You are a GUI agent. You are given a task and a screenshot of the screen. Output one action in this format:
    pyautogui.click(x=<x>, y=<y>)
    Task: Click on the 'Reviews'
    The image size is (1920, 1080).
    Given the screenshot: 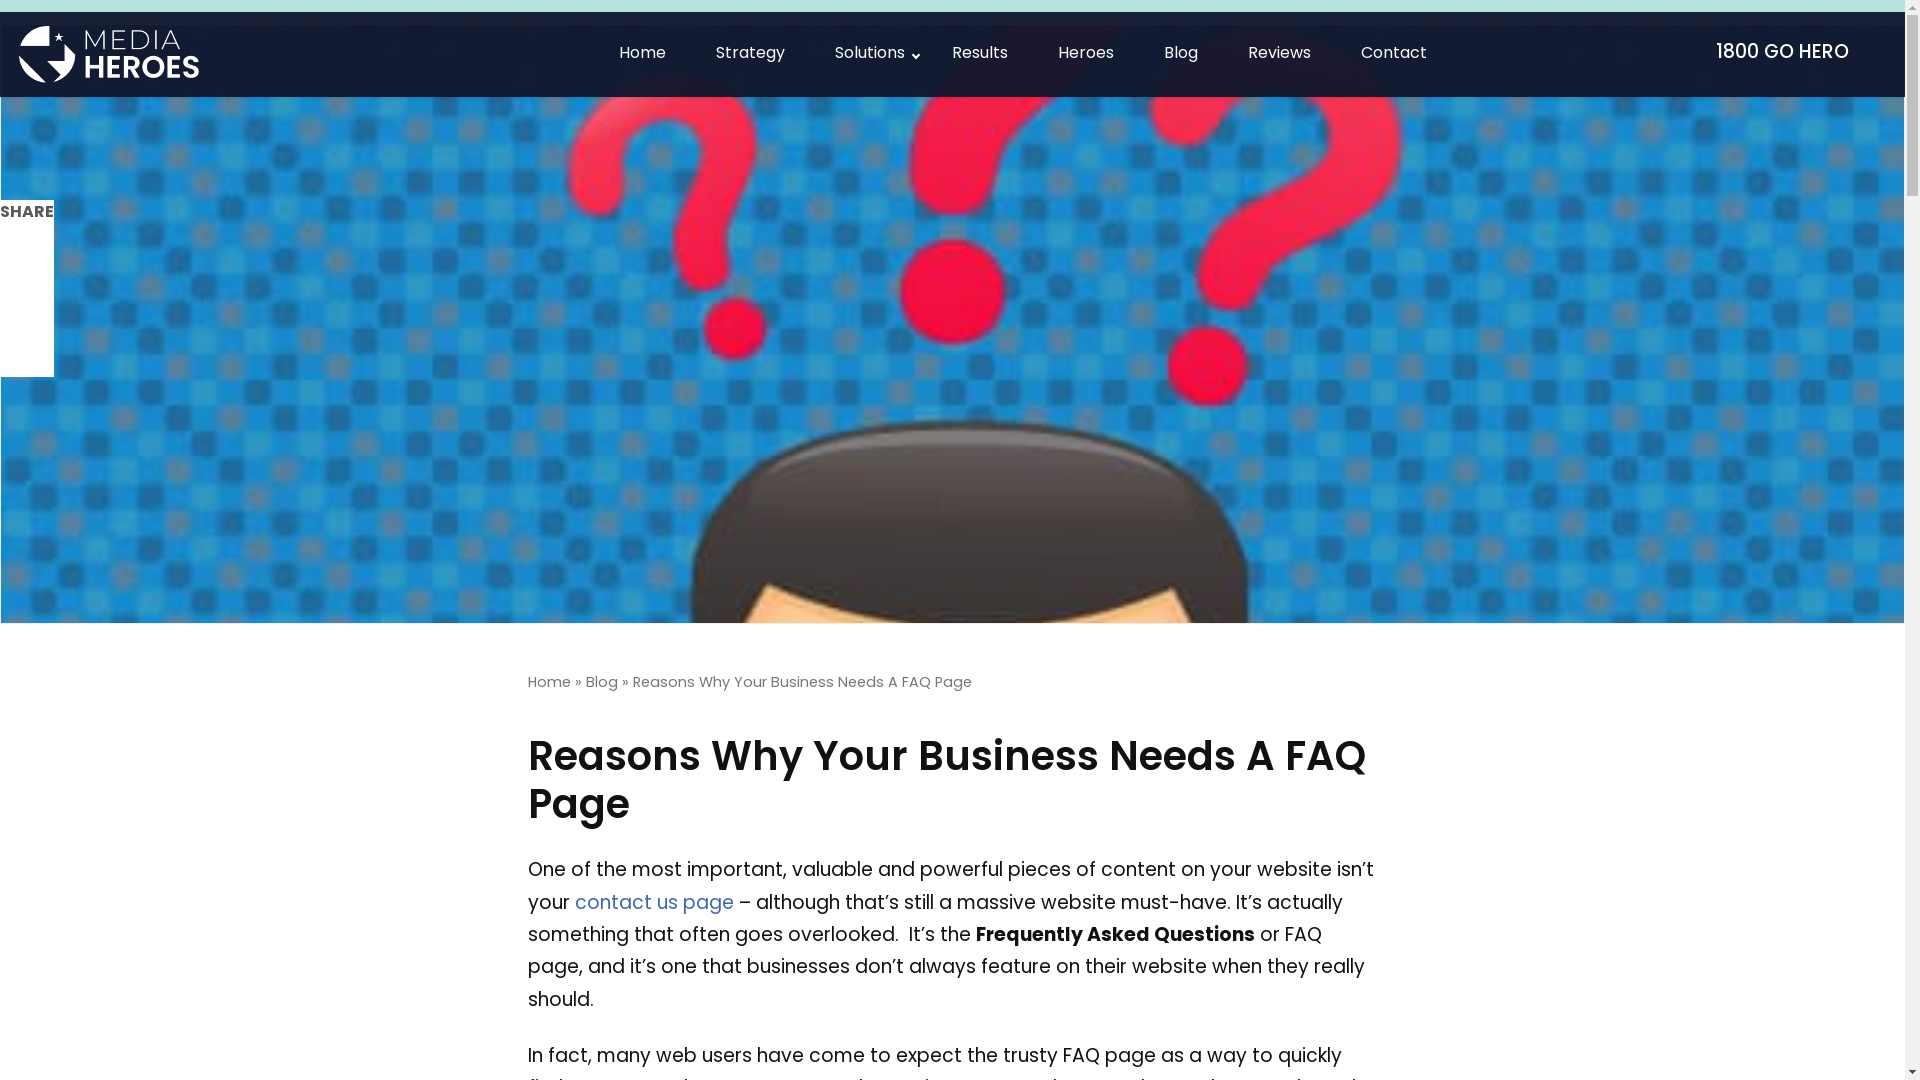 What is the action you would take?
    pyautogui.click(x=1278, y=53)
    